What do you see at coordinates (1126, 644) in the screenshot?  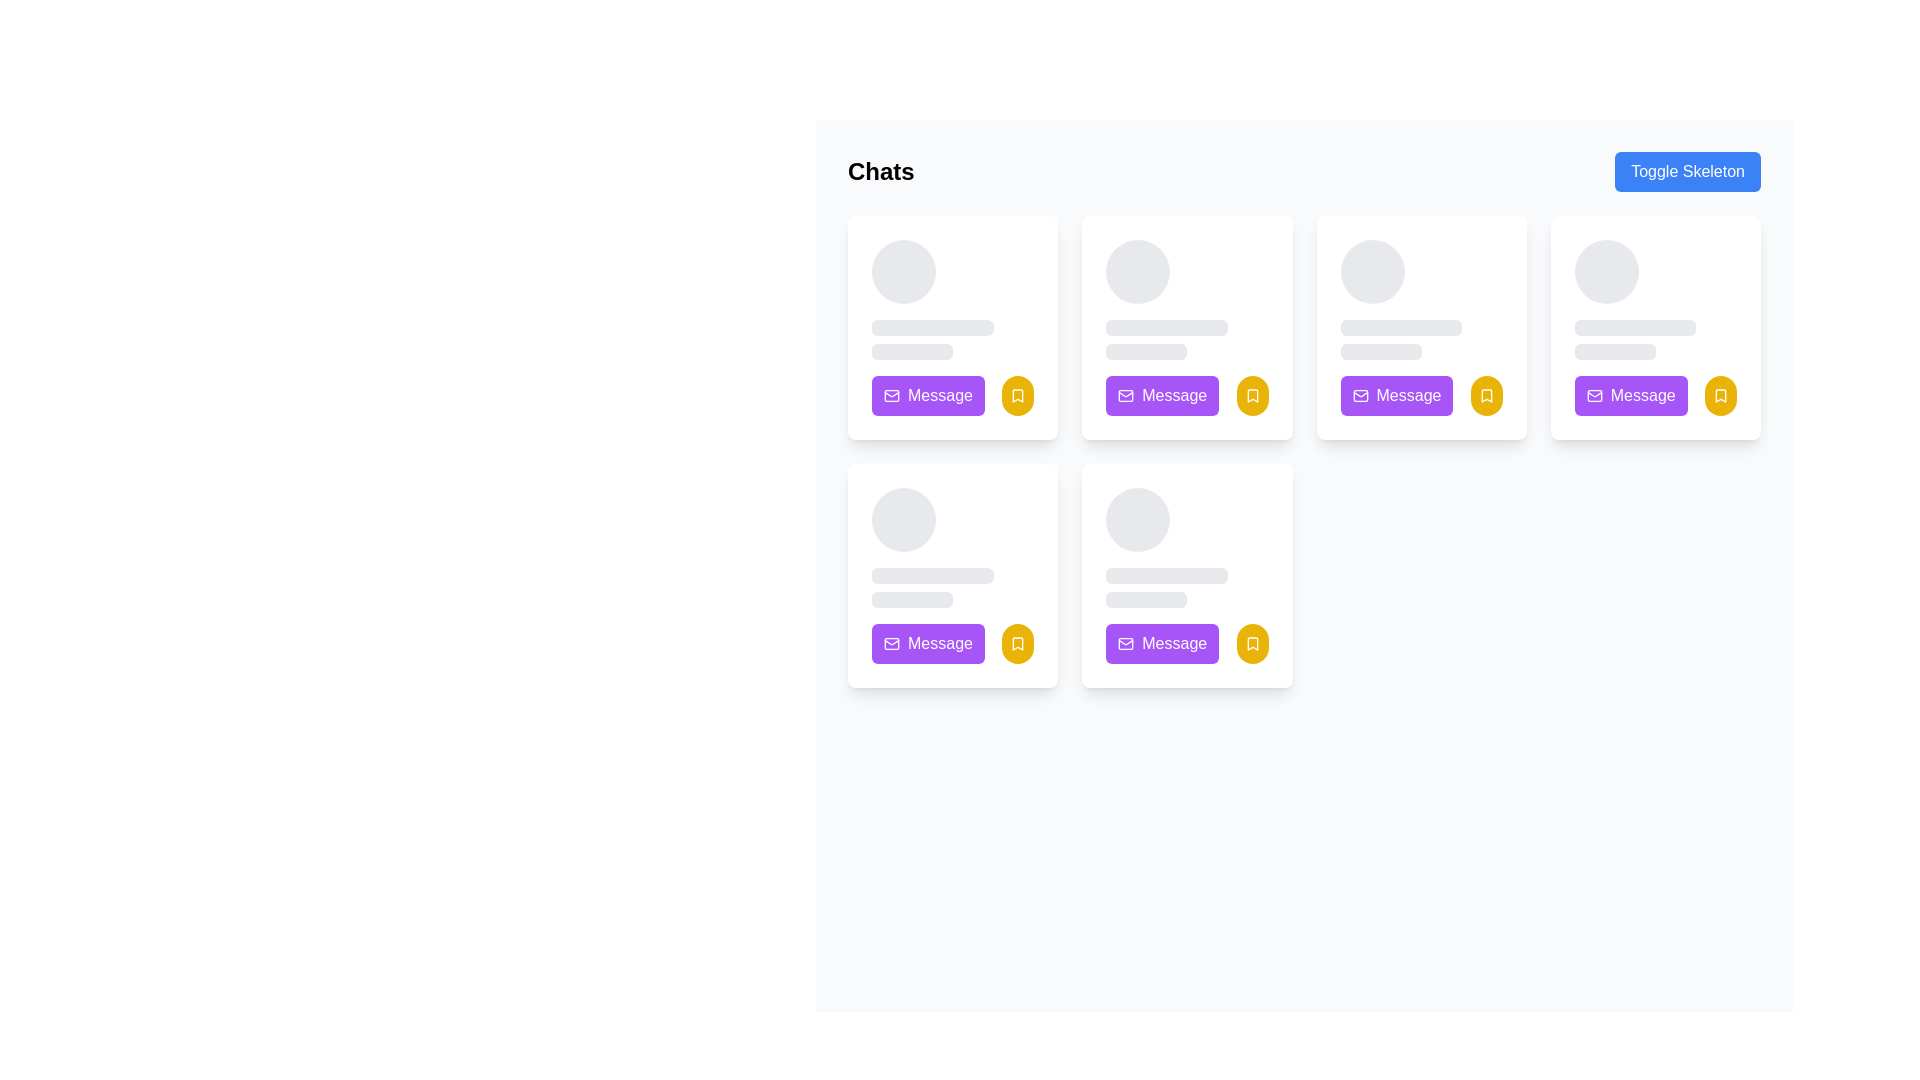 I see `the mail icon within the purple 'Message' button located at the bottom of the second card in the third row of the grid layout` at bounding box center [1126, 644].